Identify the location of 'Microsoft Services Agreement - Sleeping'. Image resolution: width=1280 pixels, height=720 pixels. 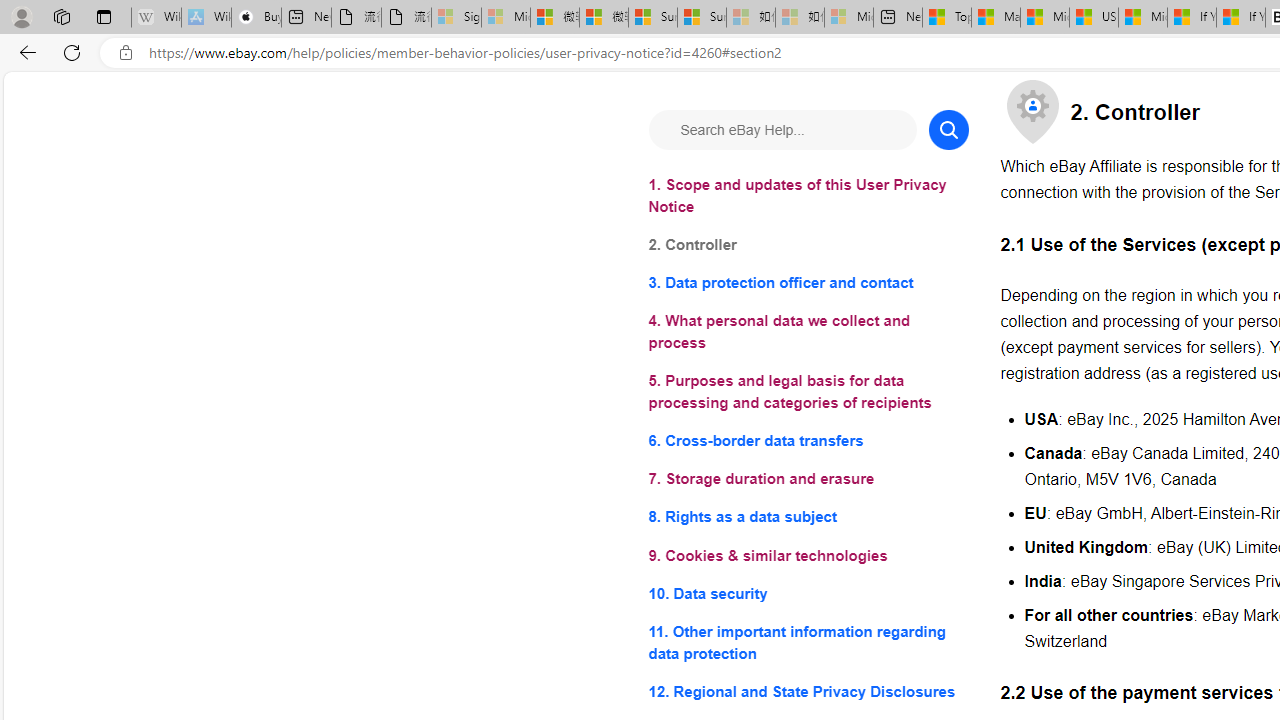
(506, 17).